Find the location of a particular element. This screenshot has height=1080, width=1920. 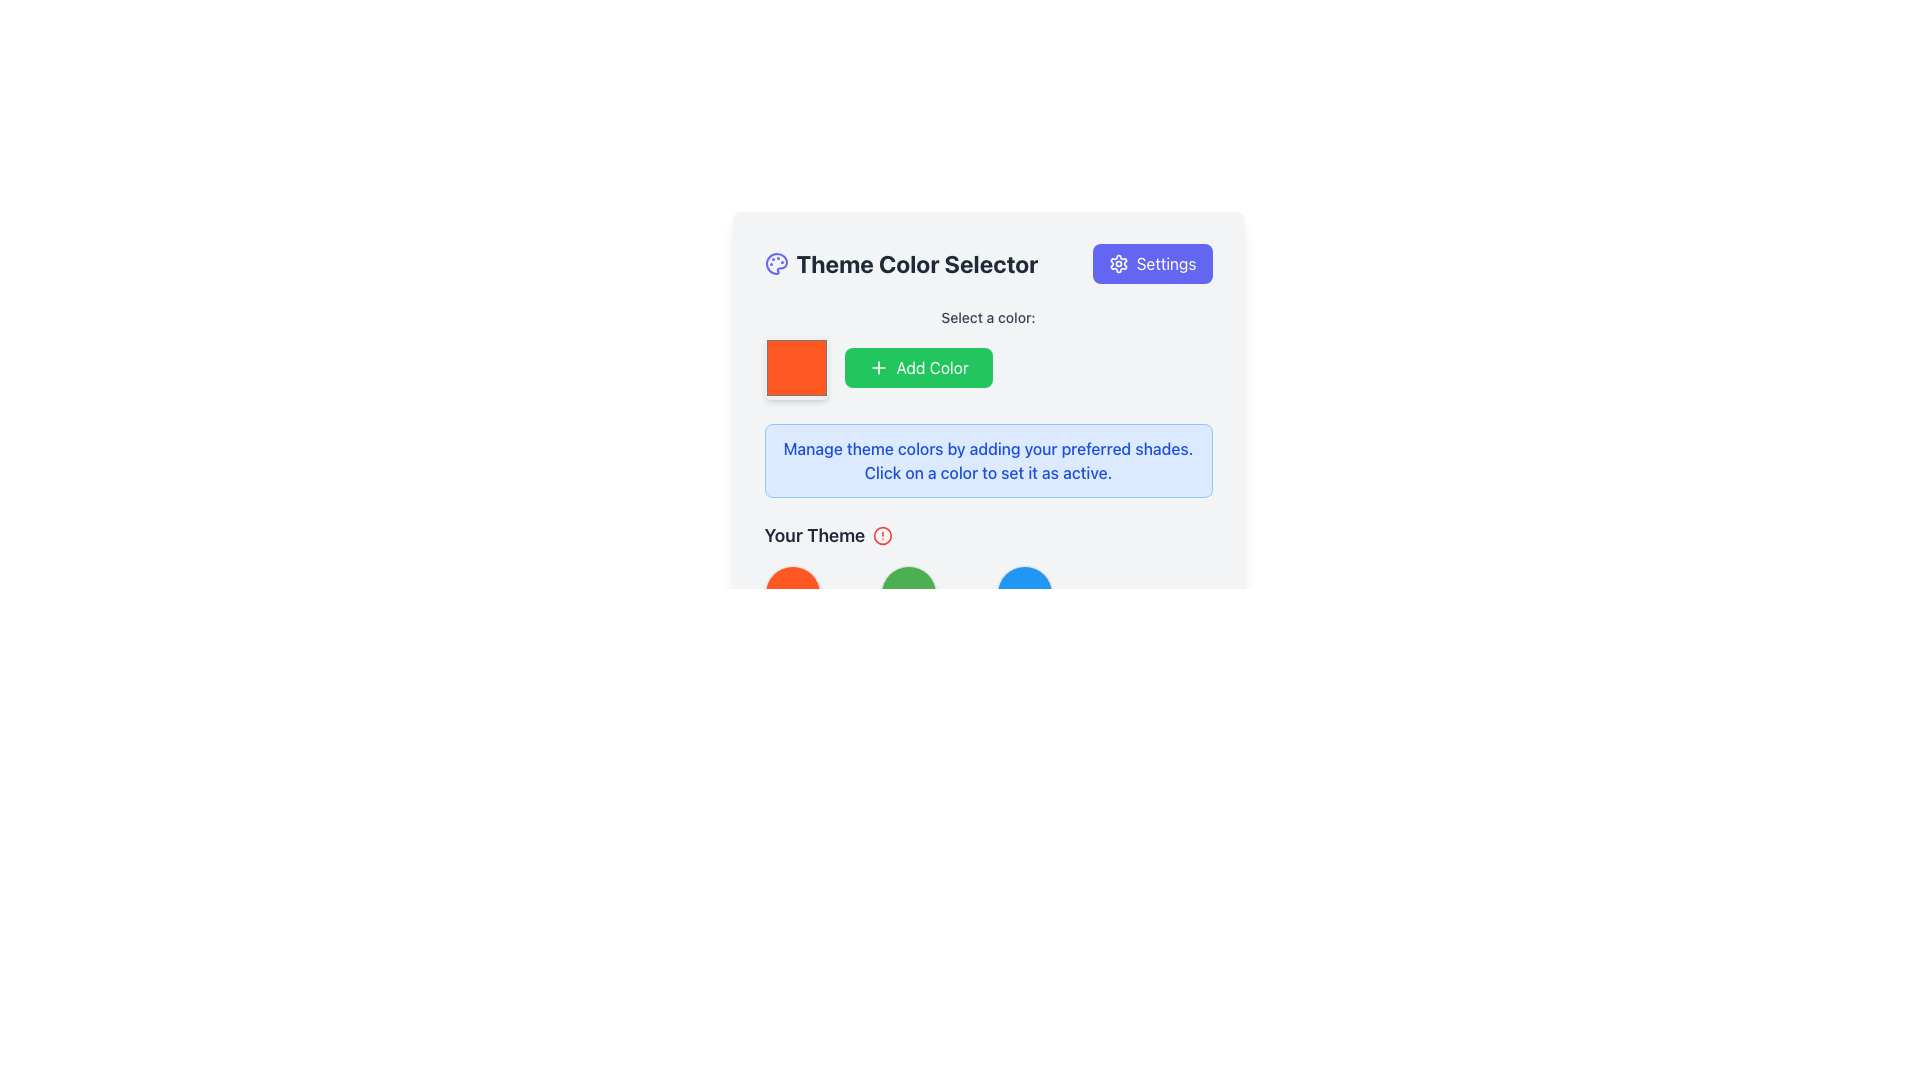

the third circular blue color option in the theme selection interface is located at coordinates (1024, 593).